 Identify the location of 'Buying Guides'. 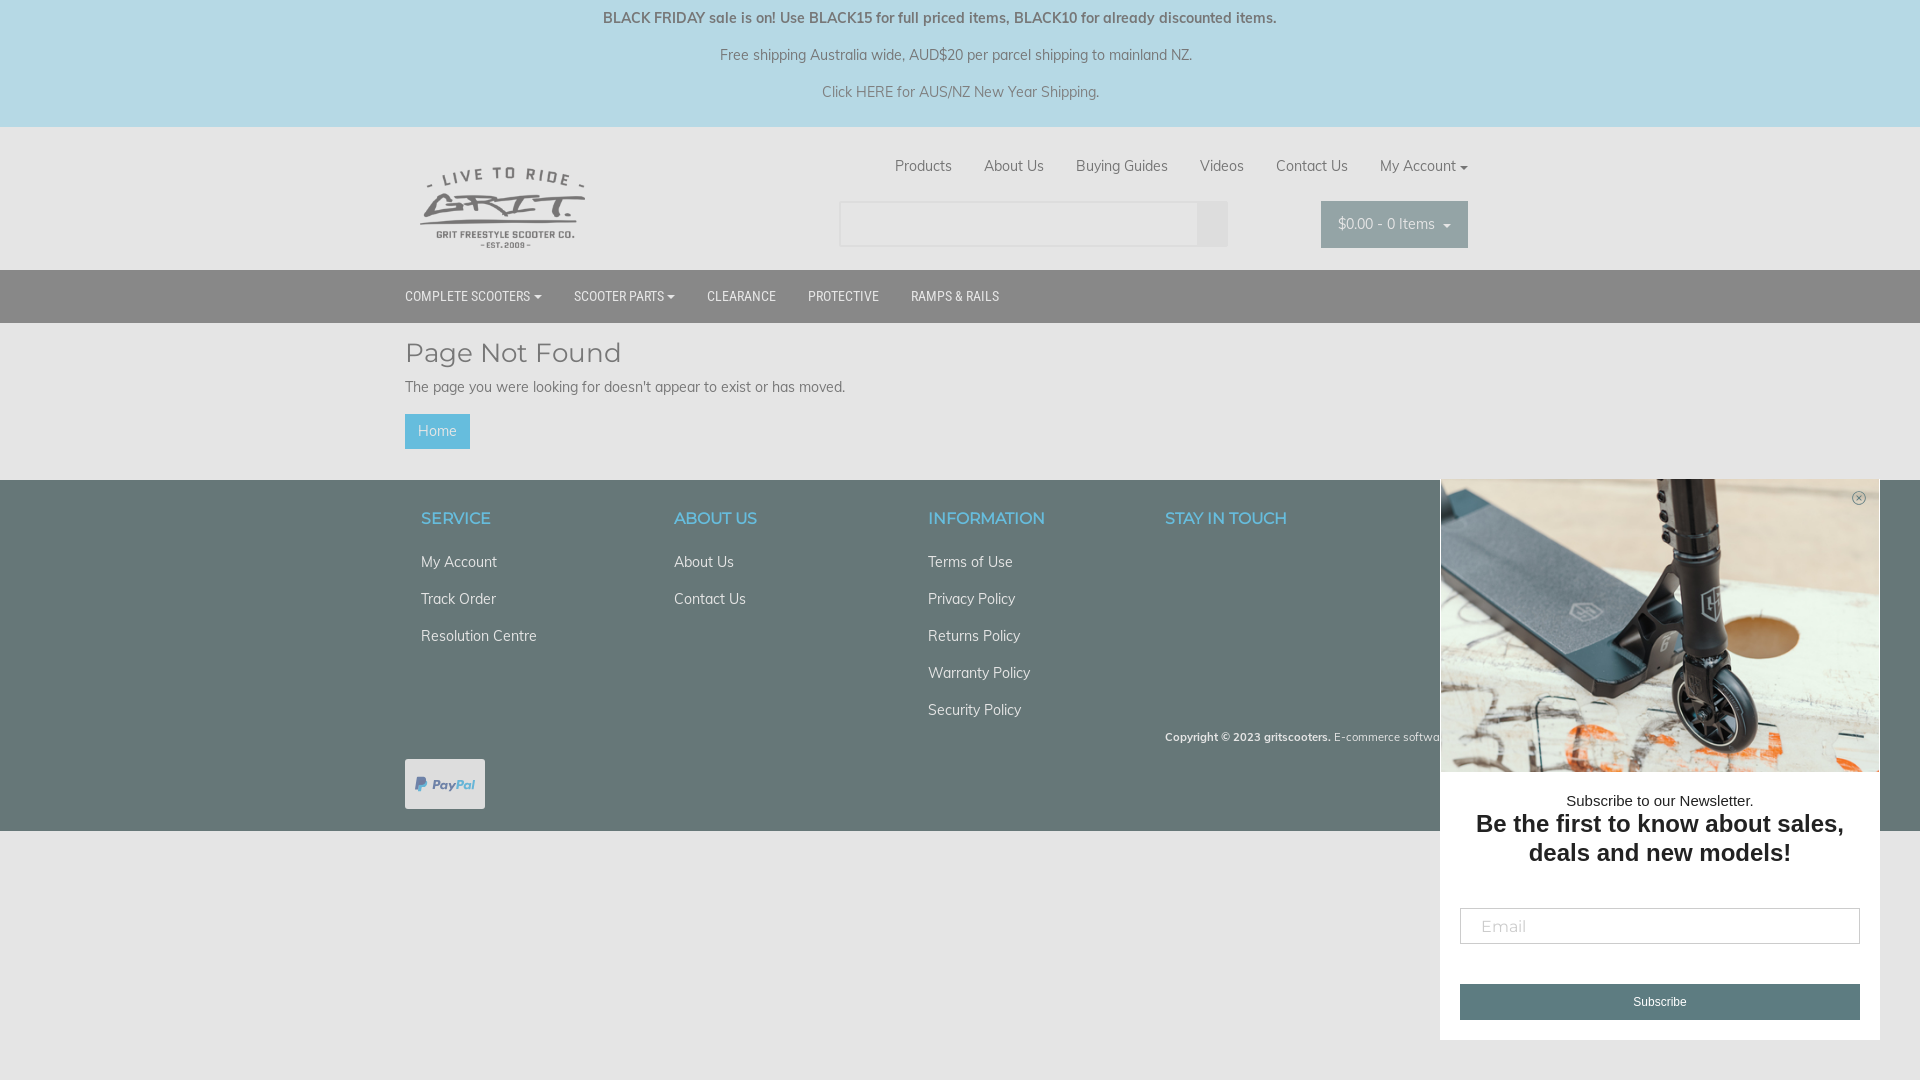
(1122, 165).